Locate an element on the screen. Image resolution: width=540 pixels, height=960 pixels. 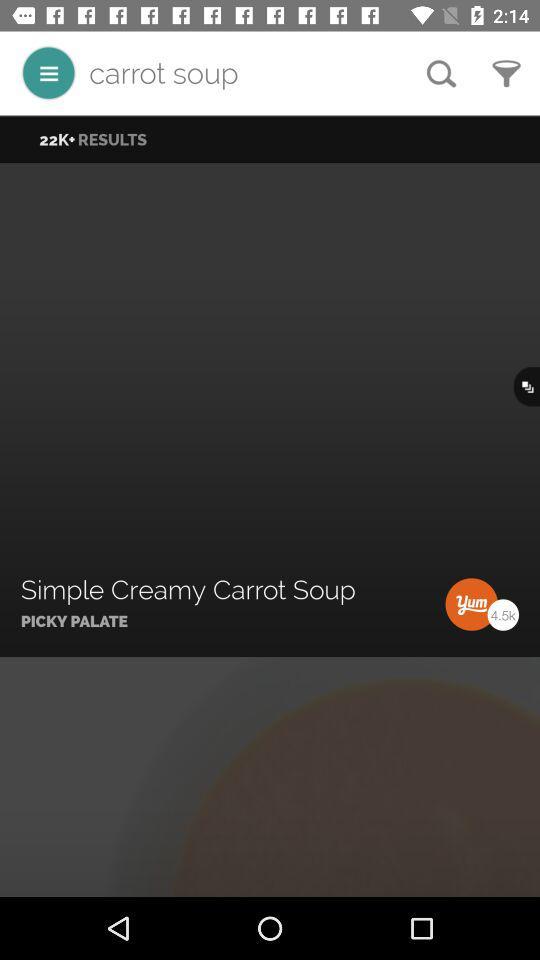
icon to the left of carrot soup is located at coordinates (48, 73).